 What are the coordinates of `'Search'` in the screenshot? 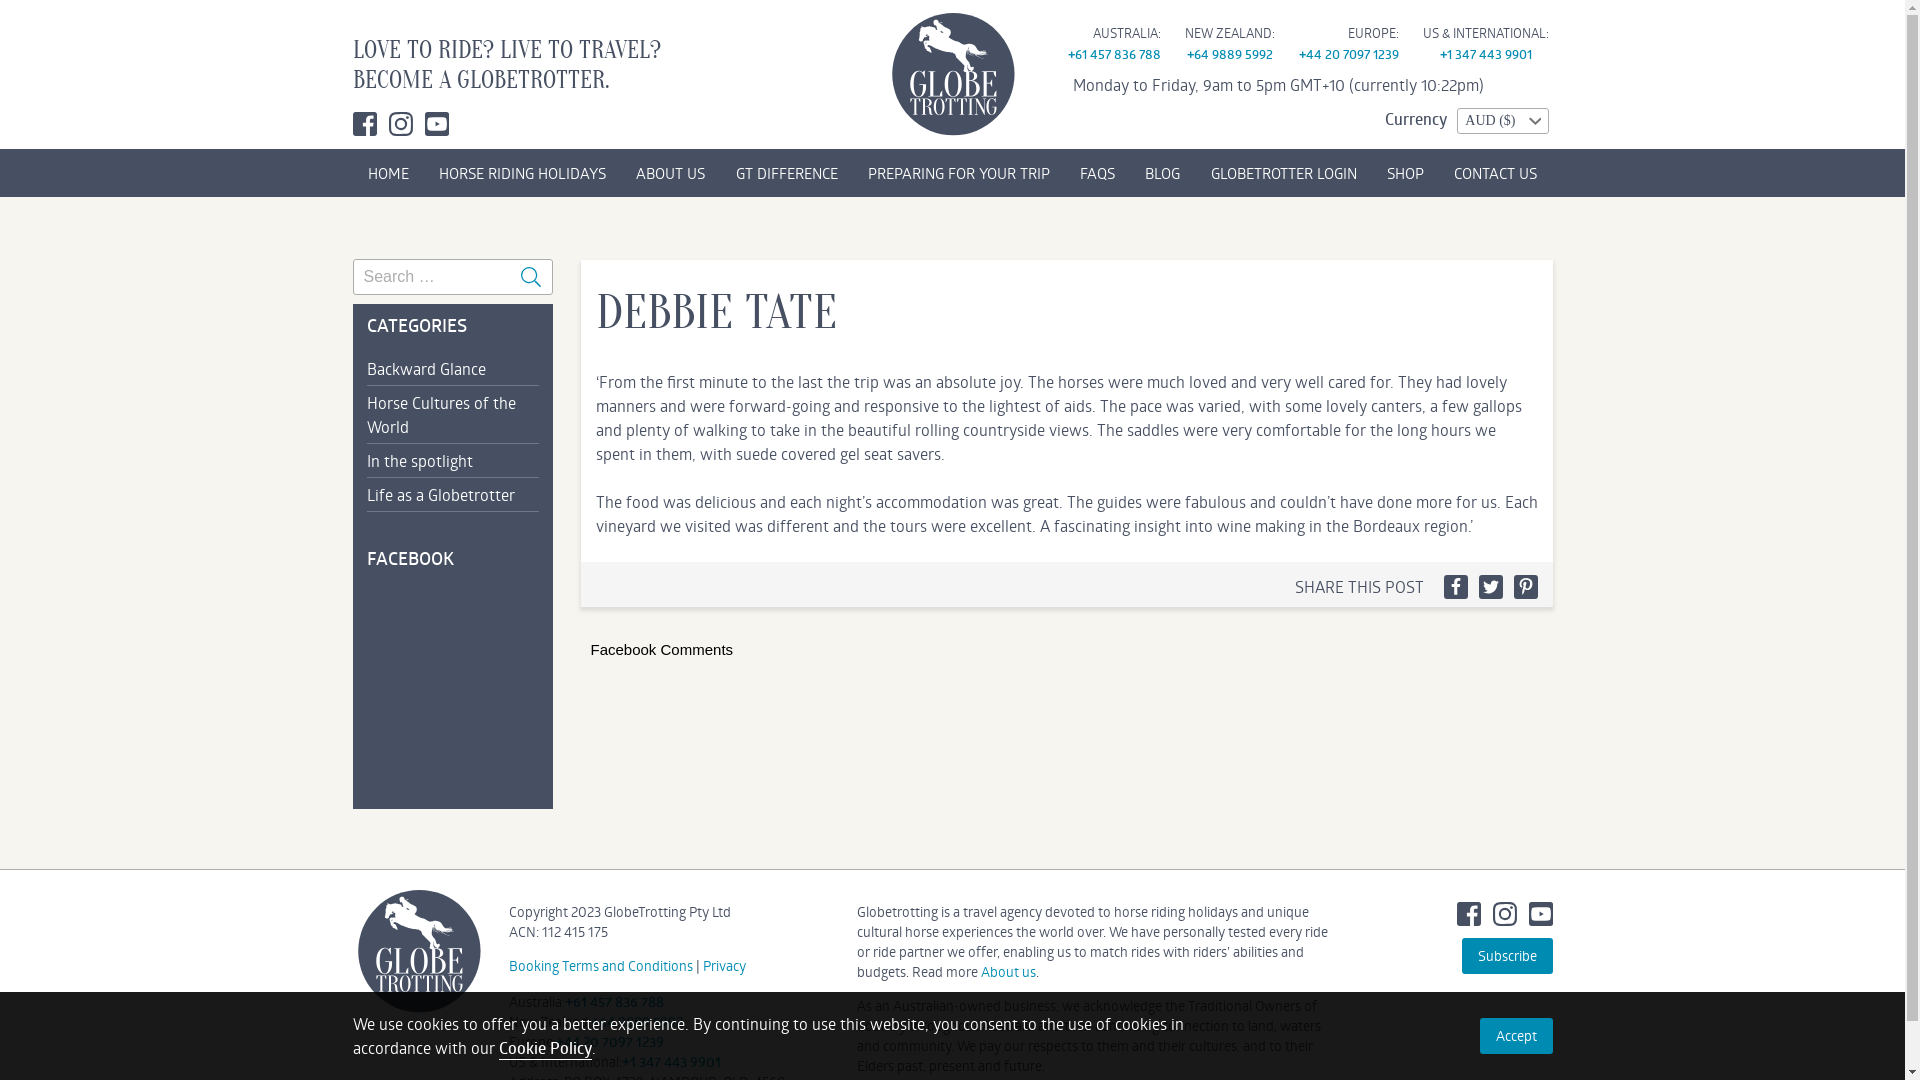 It's located at (530, 277).